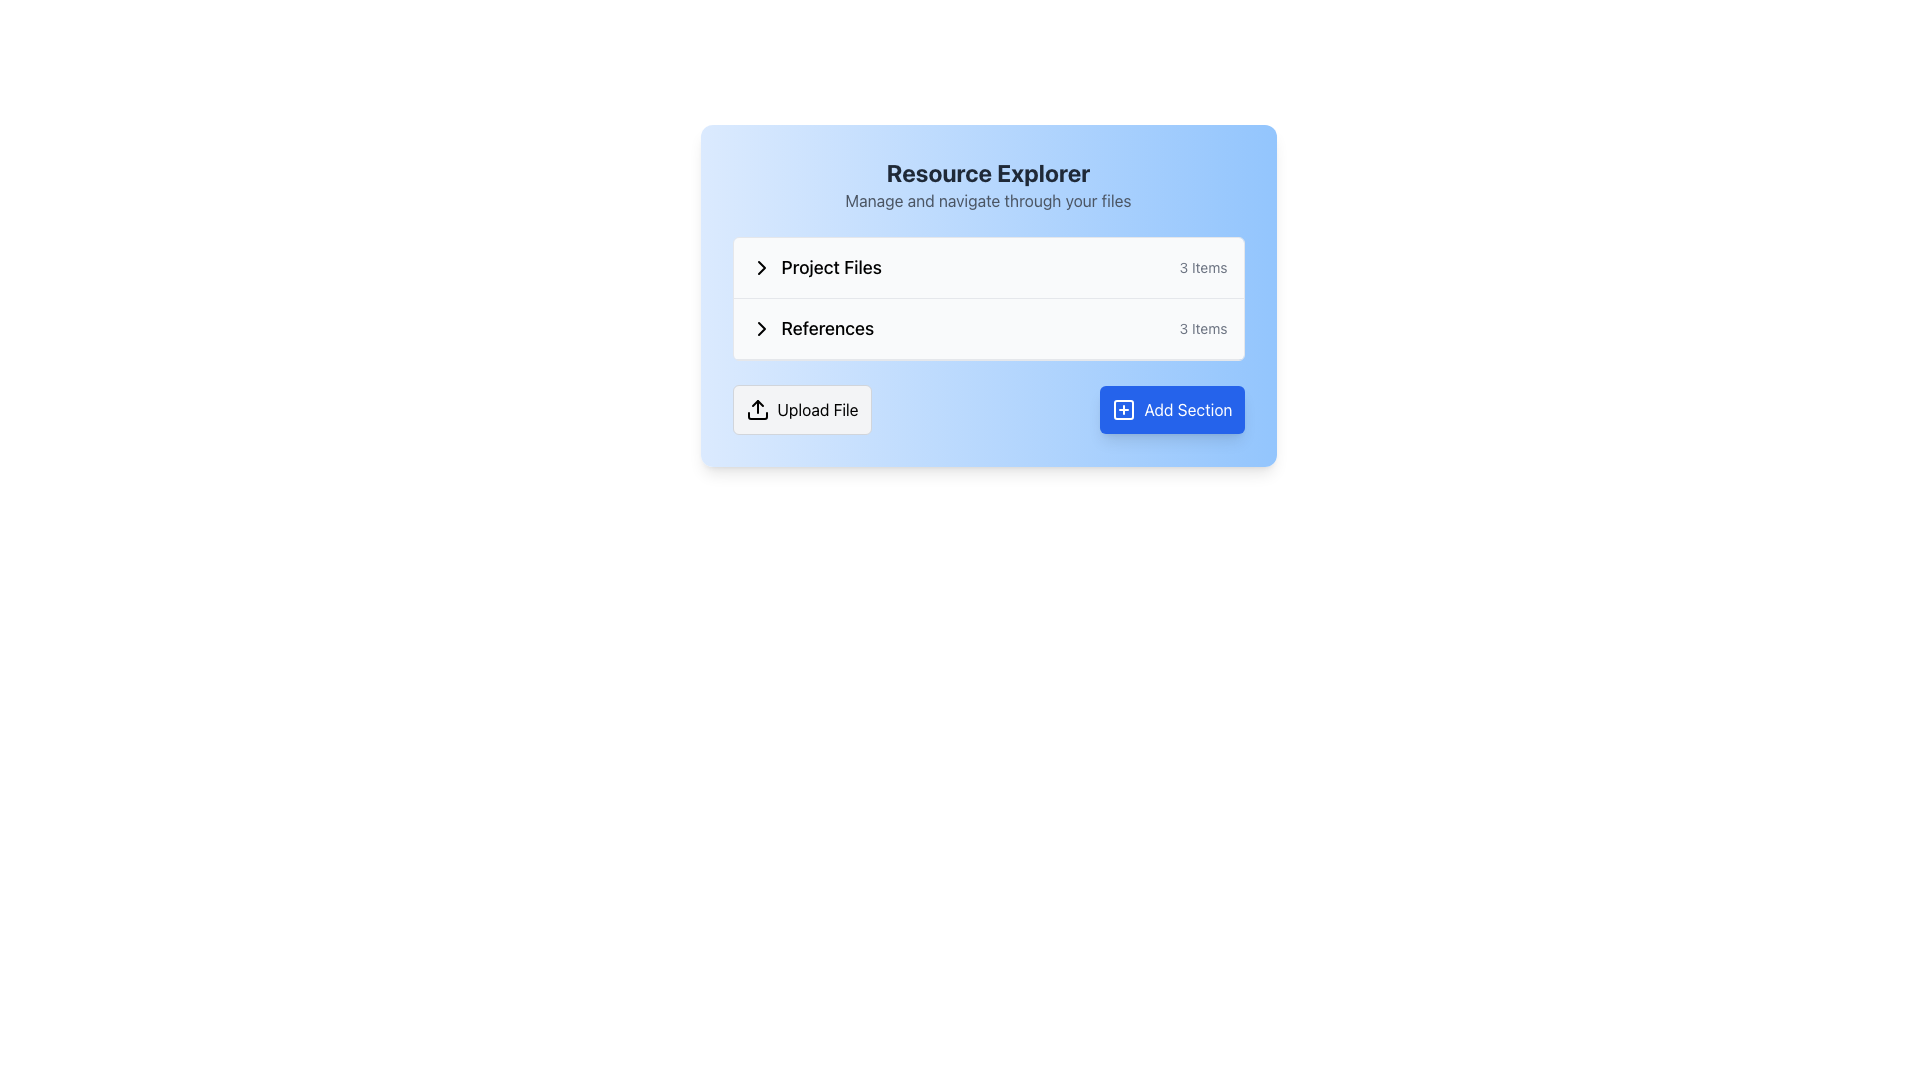 The height and width of the screenshot is (1080, 1920). Describe the element at coordinates (801, 408) in the screenshot. I see `the 'Upload File' button, which is a rectangular button with a light gray background and an upload icon, located beneath the 'Project Files' and 'References' listings` at that location.